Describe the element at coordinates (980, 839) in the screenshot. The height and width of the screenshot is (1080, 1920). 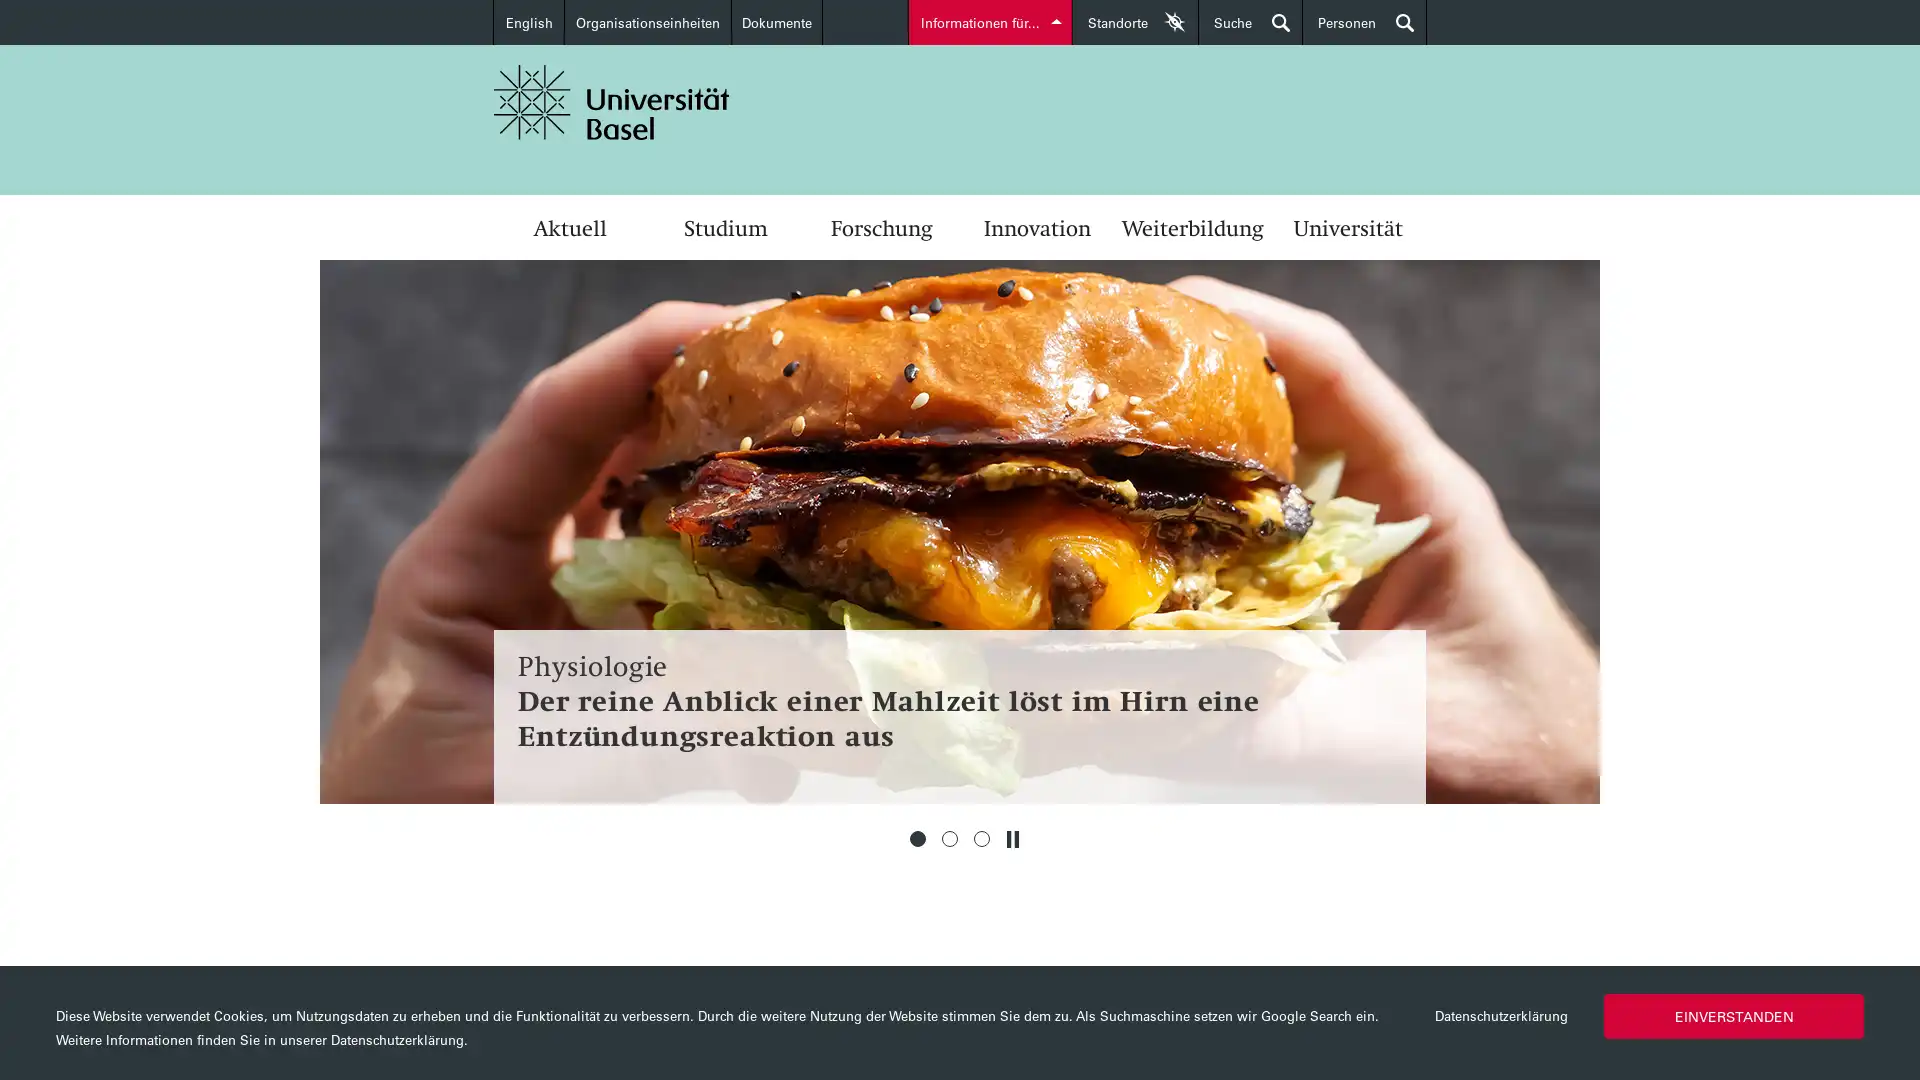
I see `3` at that location.